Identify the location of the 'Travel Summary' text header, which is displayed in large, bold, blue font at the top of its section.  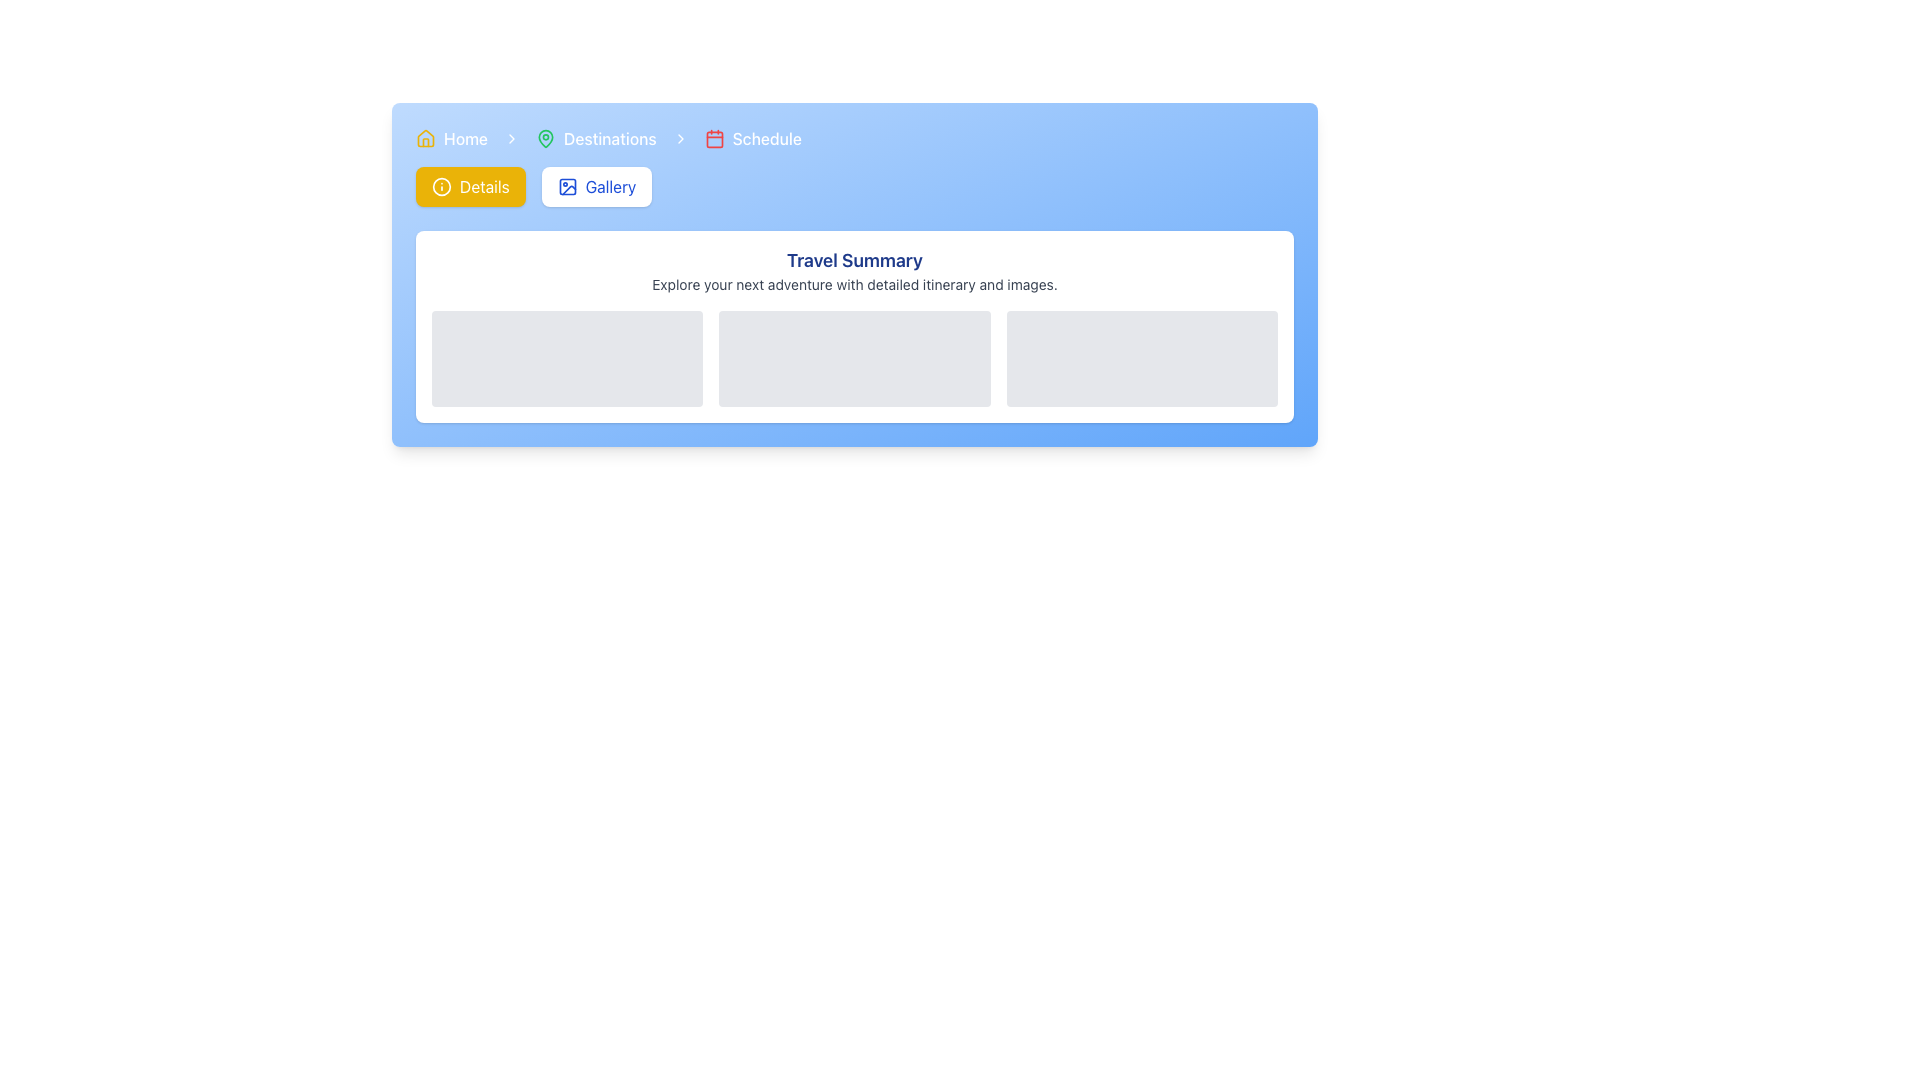
(854, 260).